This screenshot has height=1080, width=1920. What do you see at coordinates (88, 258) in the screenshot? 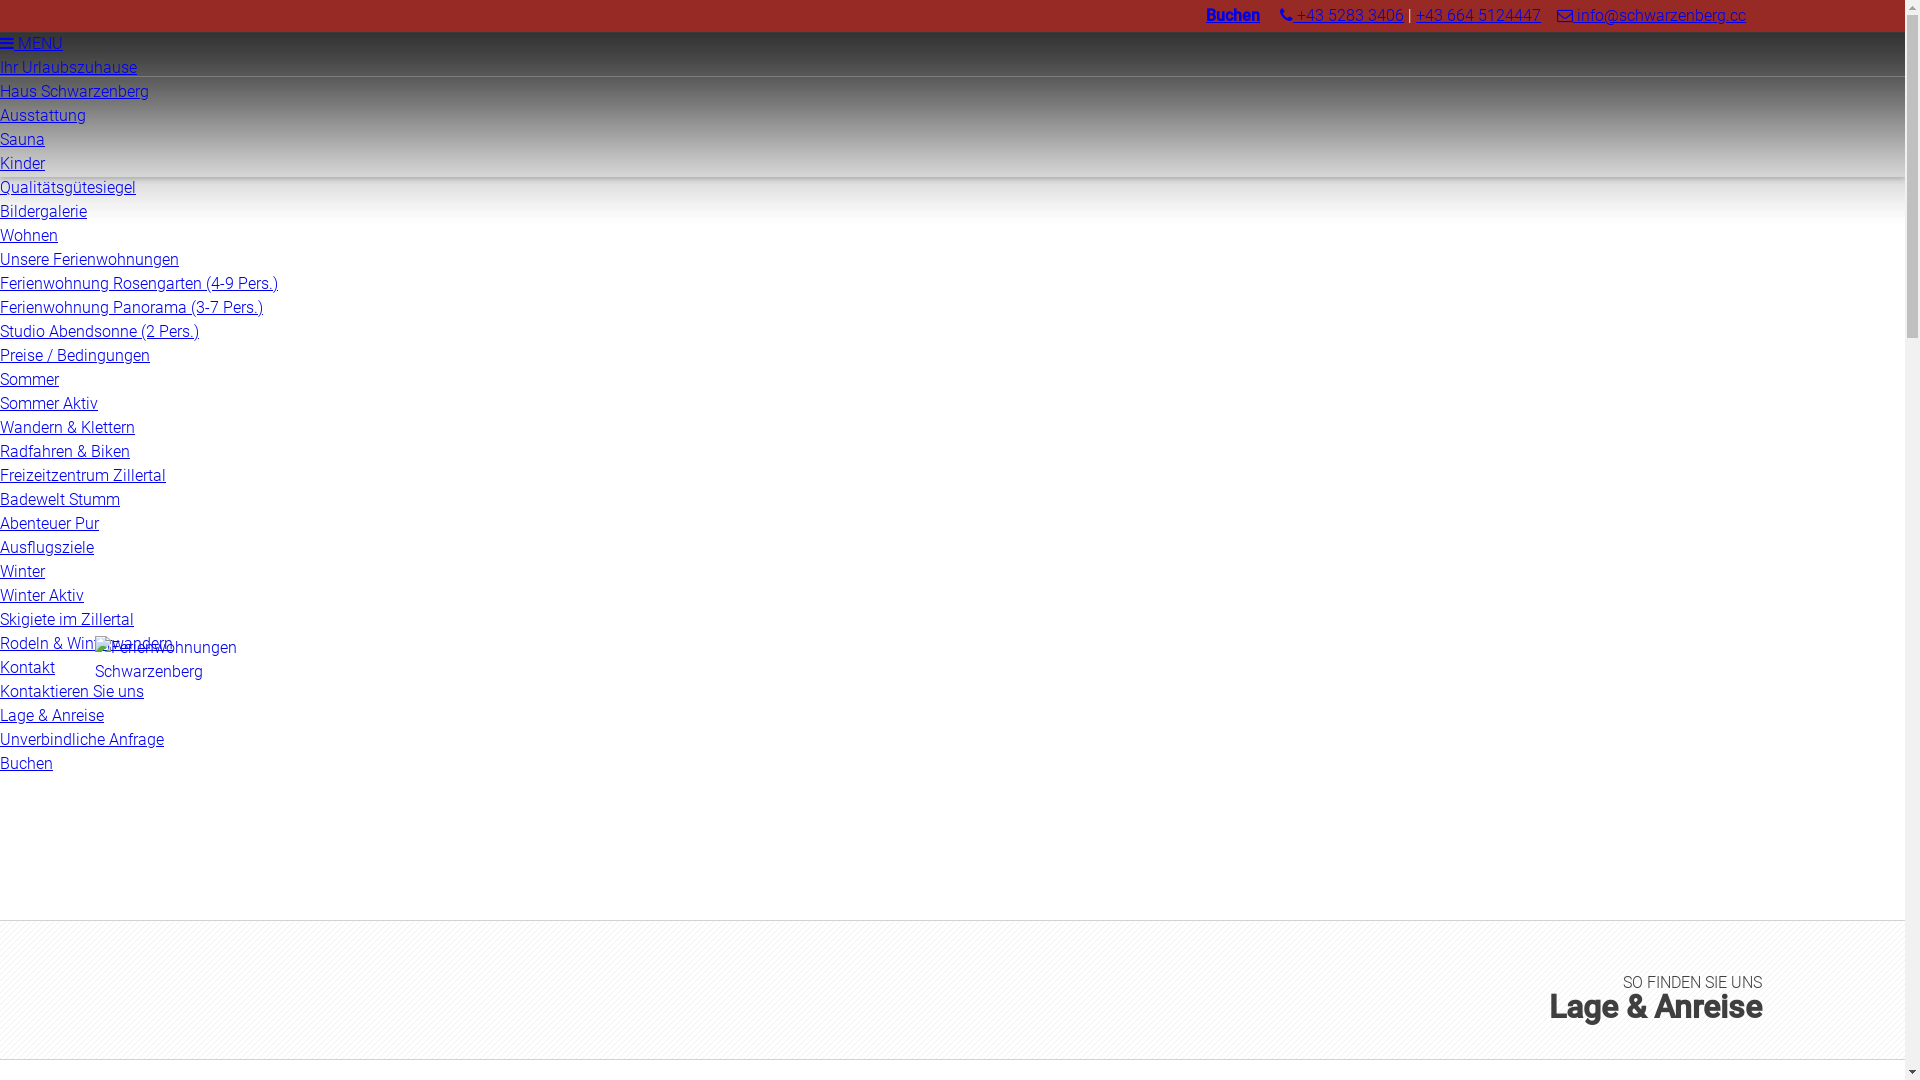
I see `'Unsere Ferienwohnungen'` at bounding box center [88, 258].